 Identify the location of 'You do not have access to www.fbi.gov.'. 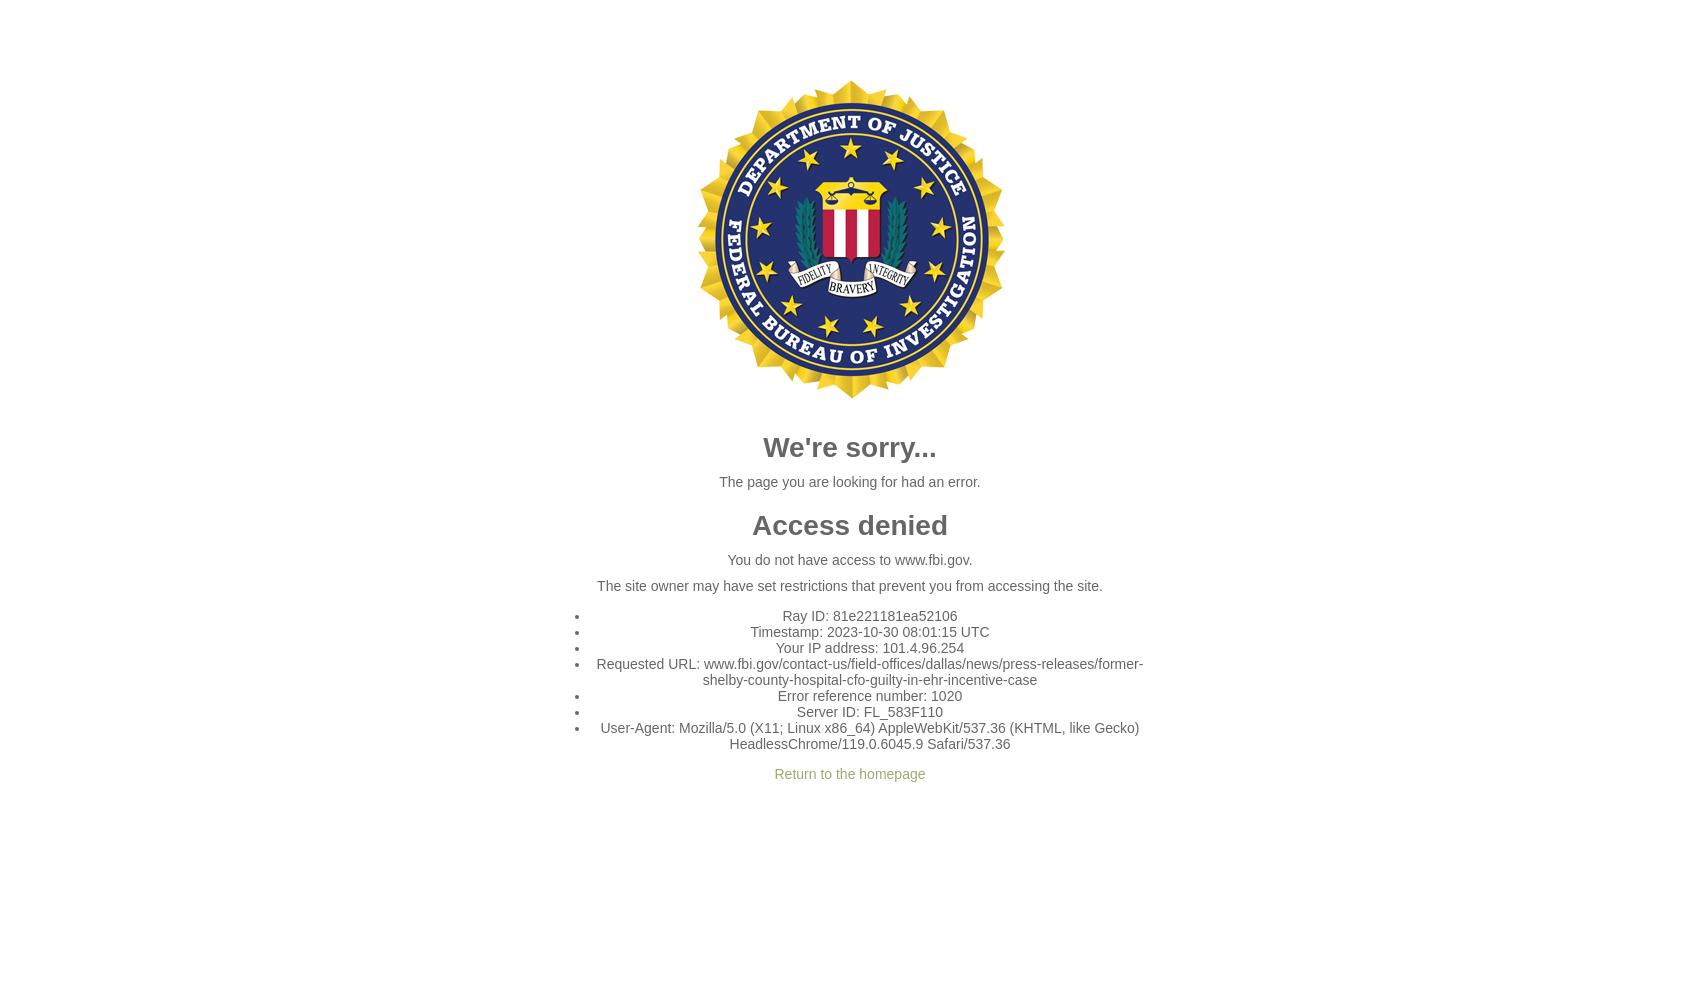
(848, 560).